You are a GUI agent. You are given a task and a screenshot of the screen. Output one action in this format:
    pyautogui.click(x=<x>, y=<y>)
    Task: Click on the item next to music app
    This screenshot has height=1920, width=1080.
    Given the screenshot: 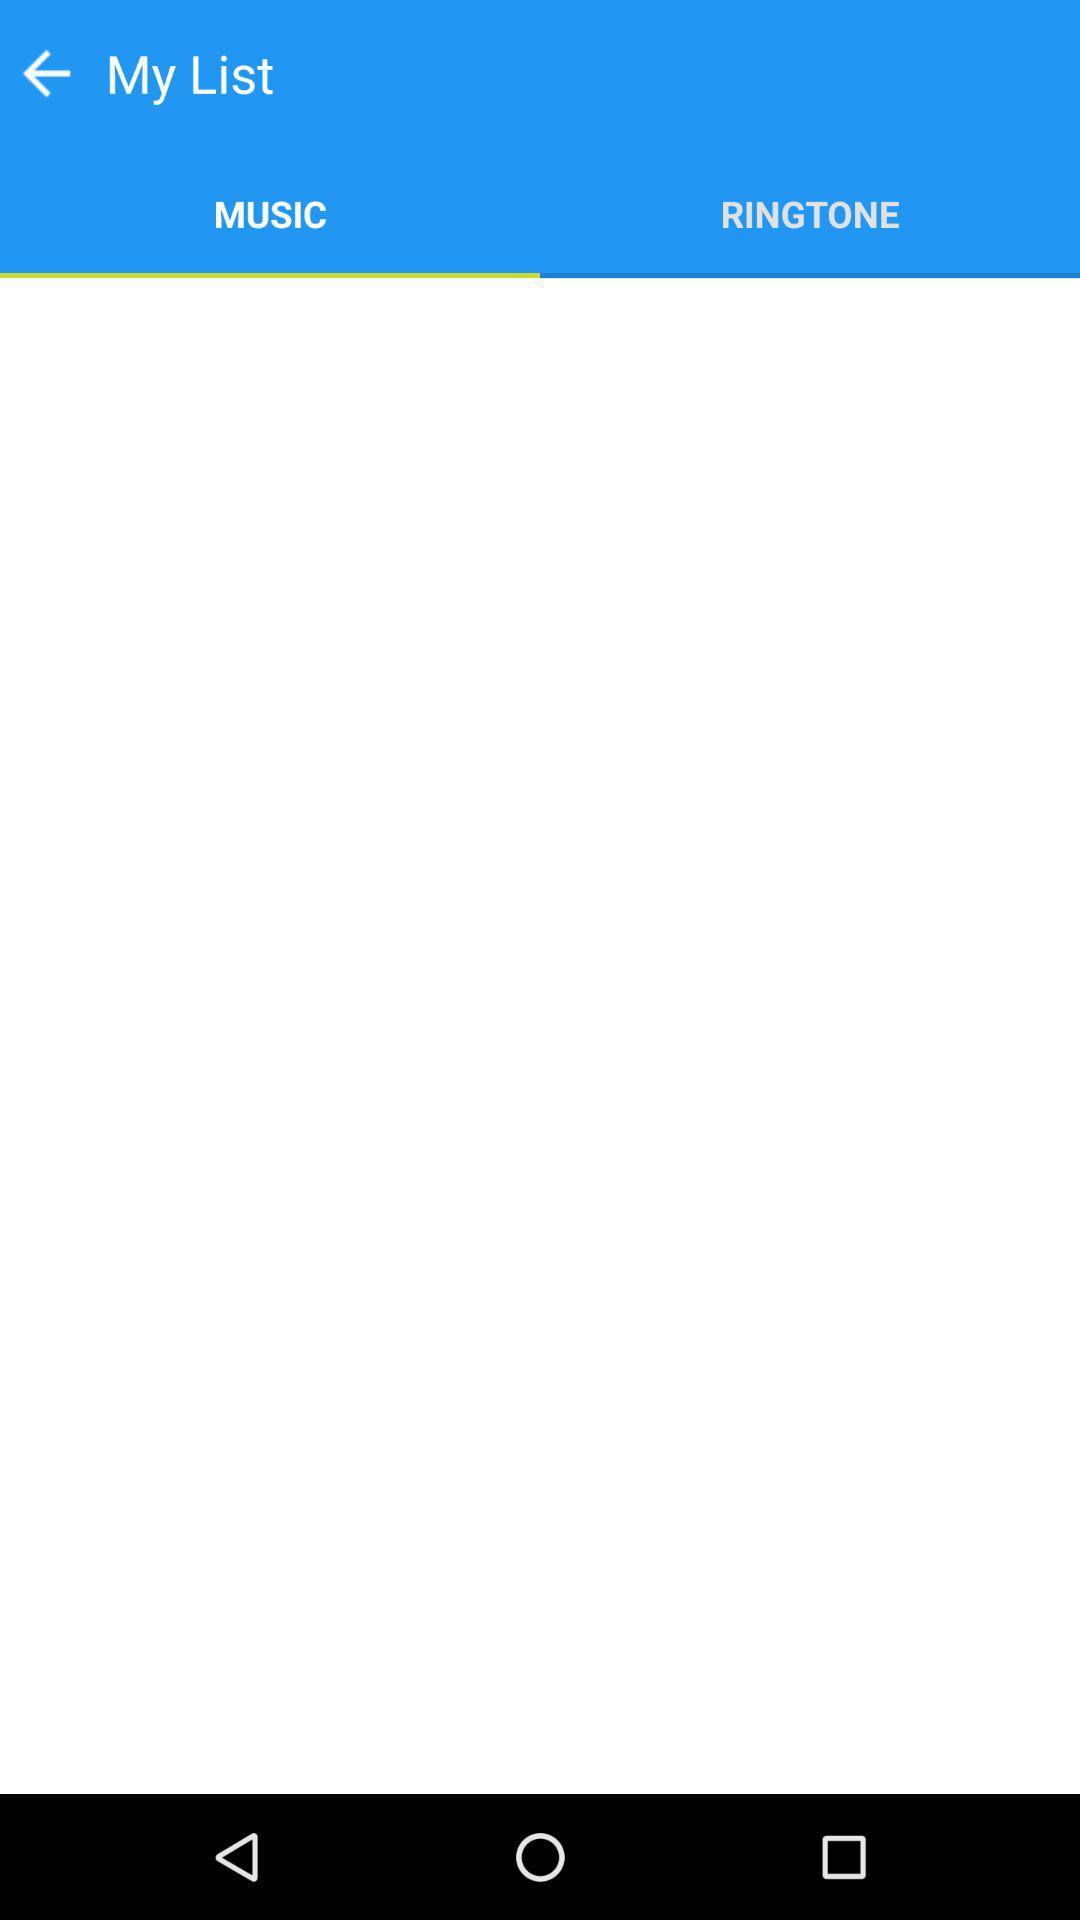 What is the action you would take?
    pyautogui.click(x=810, y=212)
    